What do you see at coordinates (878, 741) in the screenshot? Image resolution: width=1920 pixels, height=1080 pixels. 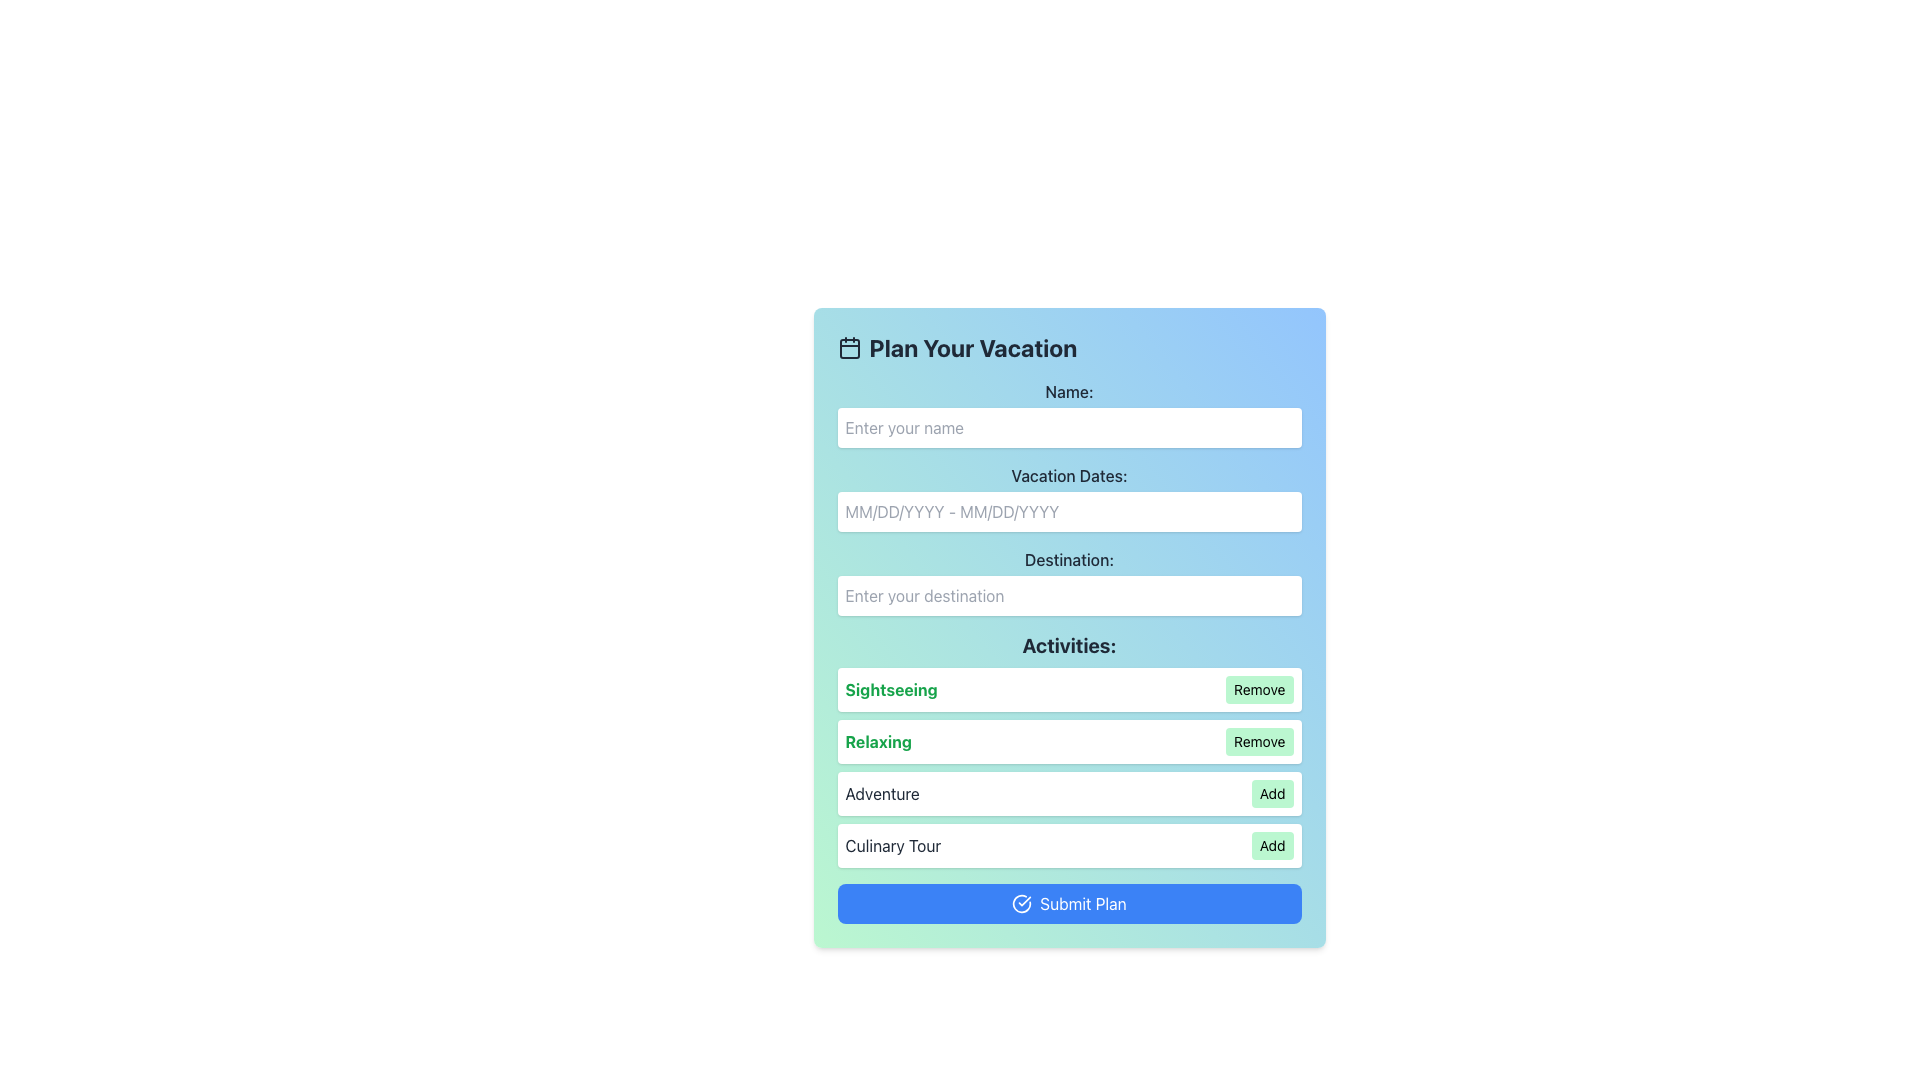 I see `the text label indicating the activity name 'RelaxingRemove', which is the second item in the activities list under the heading 'Activities'` at bounding box center [878, 741].